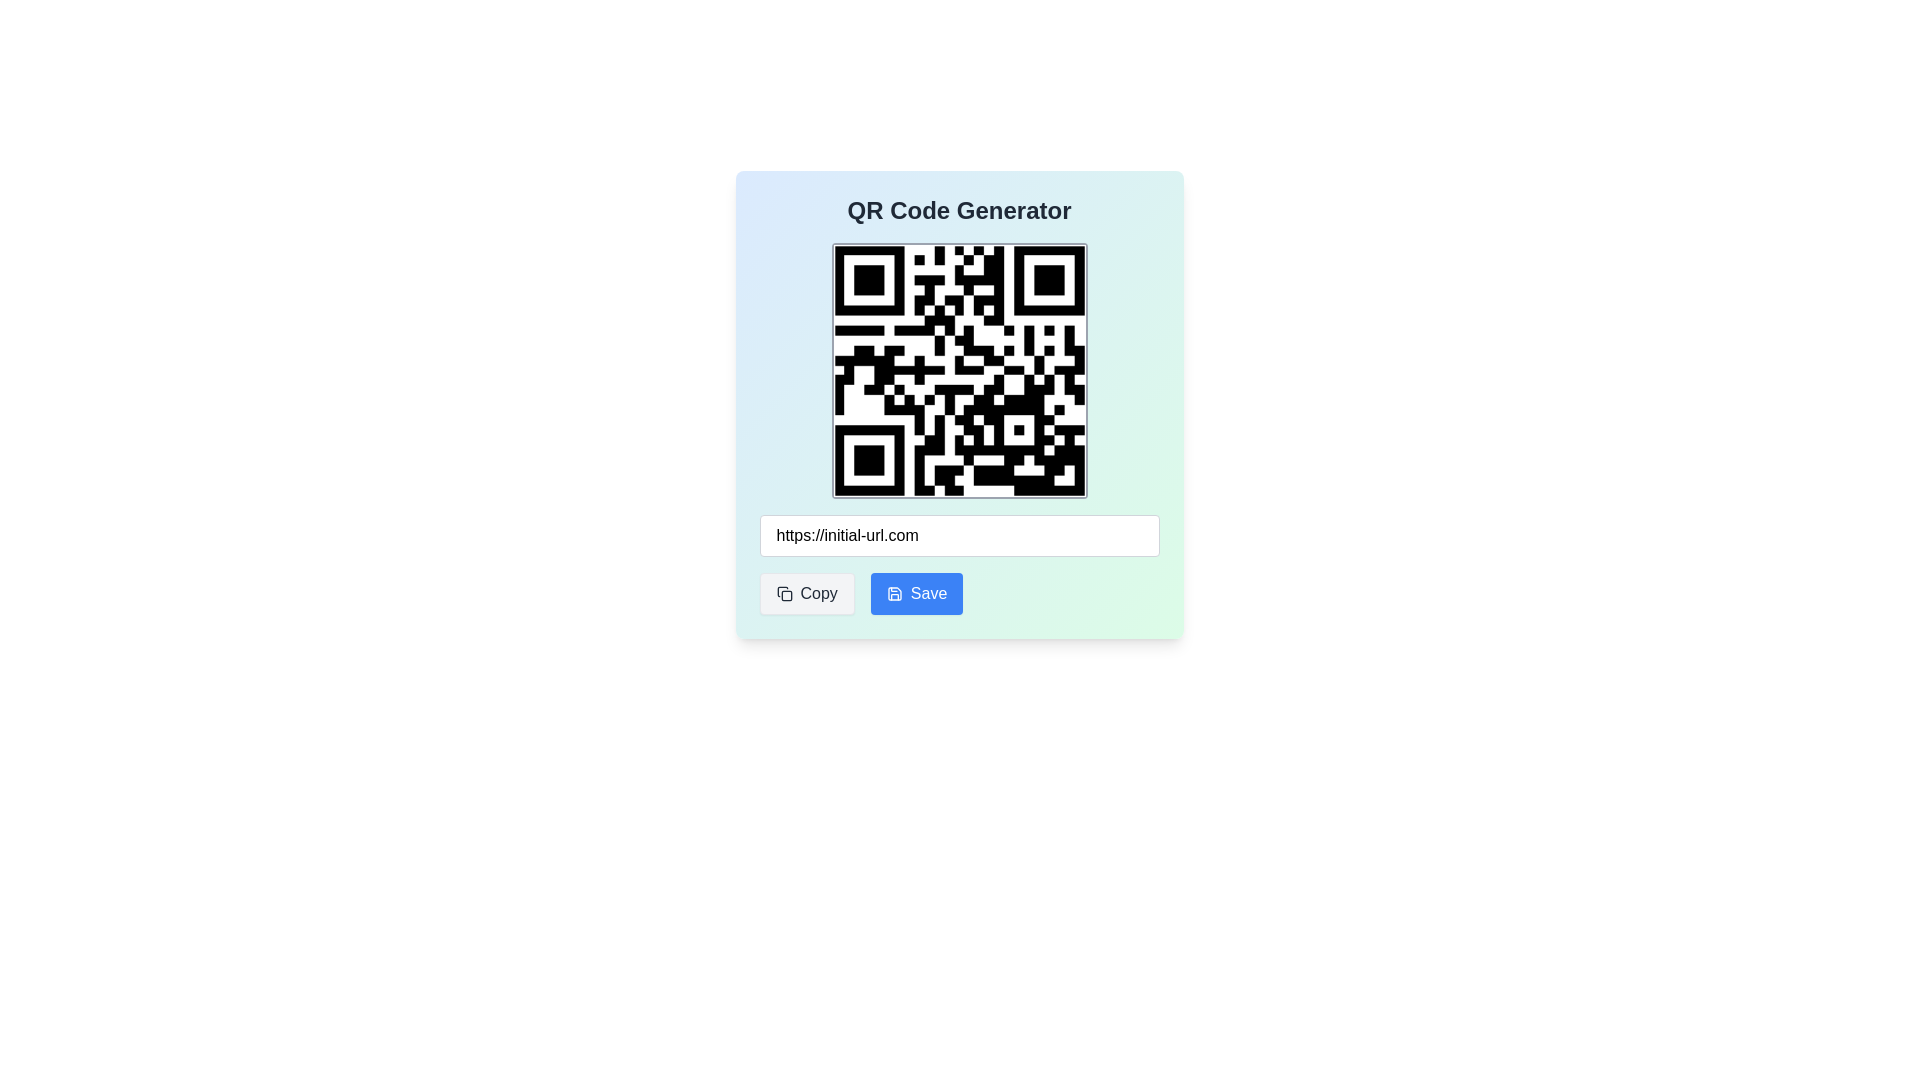 This screenshot has width=1920, height=1080. What do you see at coordinates (893, 593) in the screenshot?
I see `the save icon, which is a minimalist floppy disk graphic located on the left side of the 'Save' button within the QR code generator interface` at bounding box center [893, 593].